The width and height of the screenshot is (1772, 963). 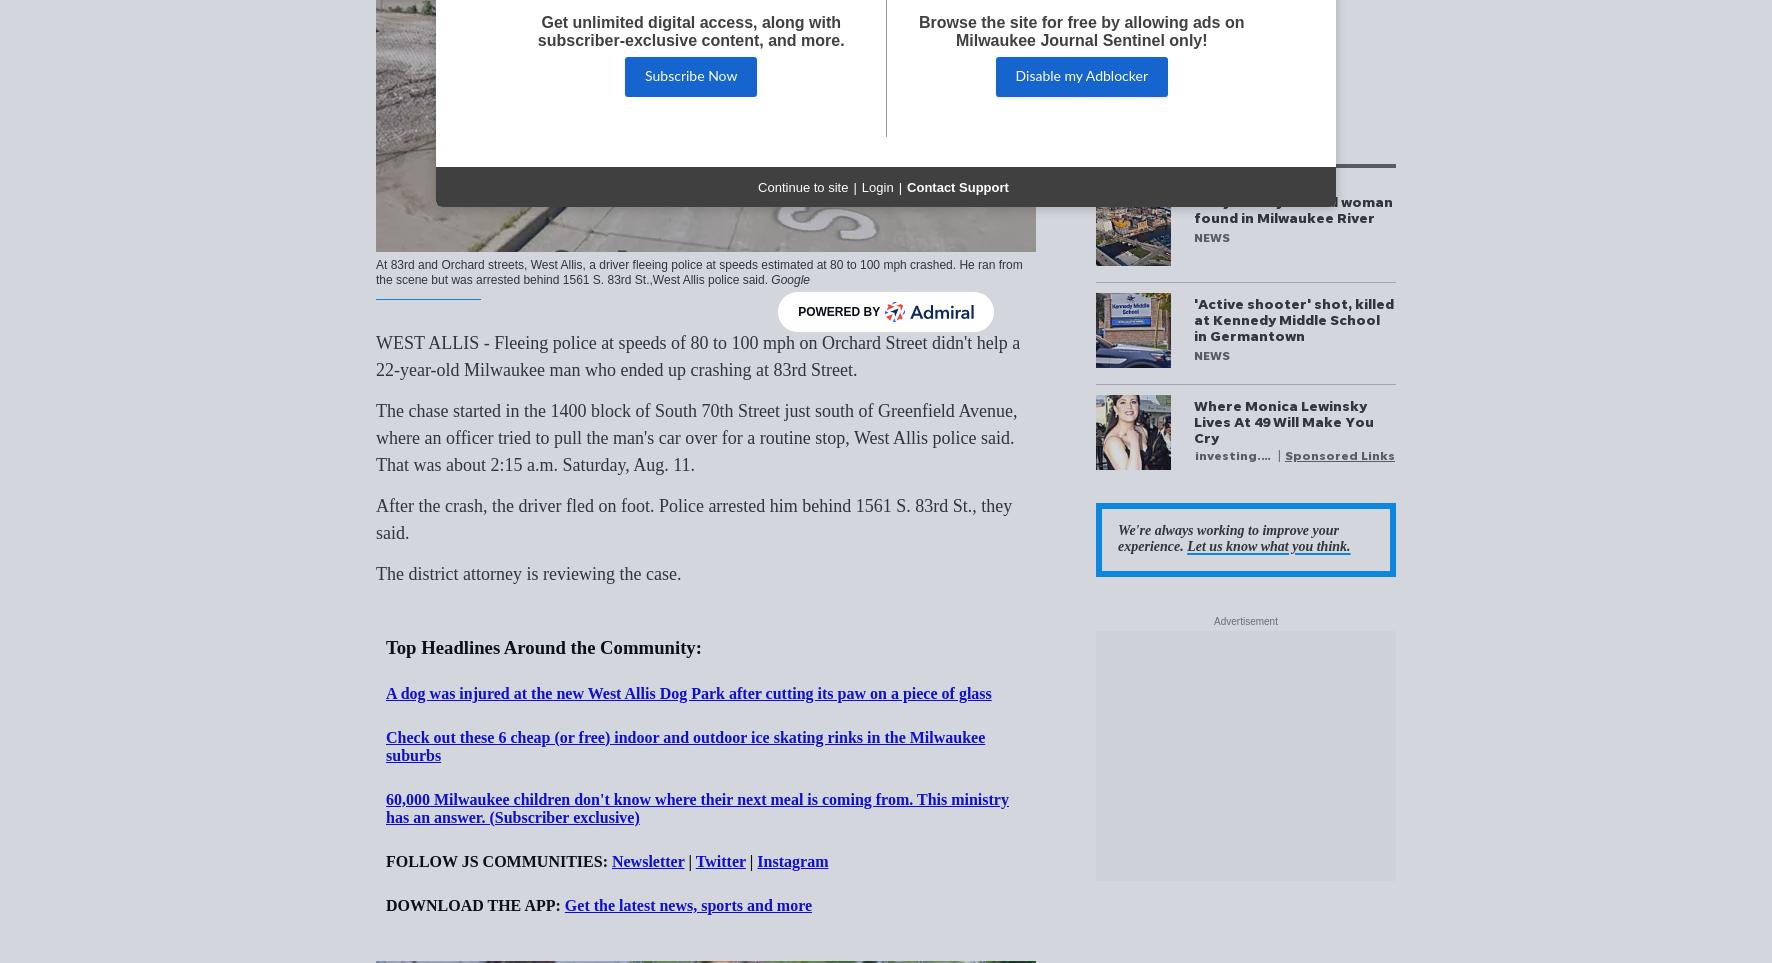 I want to click on 'Browse the site for free by allowing ads on Milwaukee Journal Sentinel only!', so click(x=1081, y=30).